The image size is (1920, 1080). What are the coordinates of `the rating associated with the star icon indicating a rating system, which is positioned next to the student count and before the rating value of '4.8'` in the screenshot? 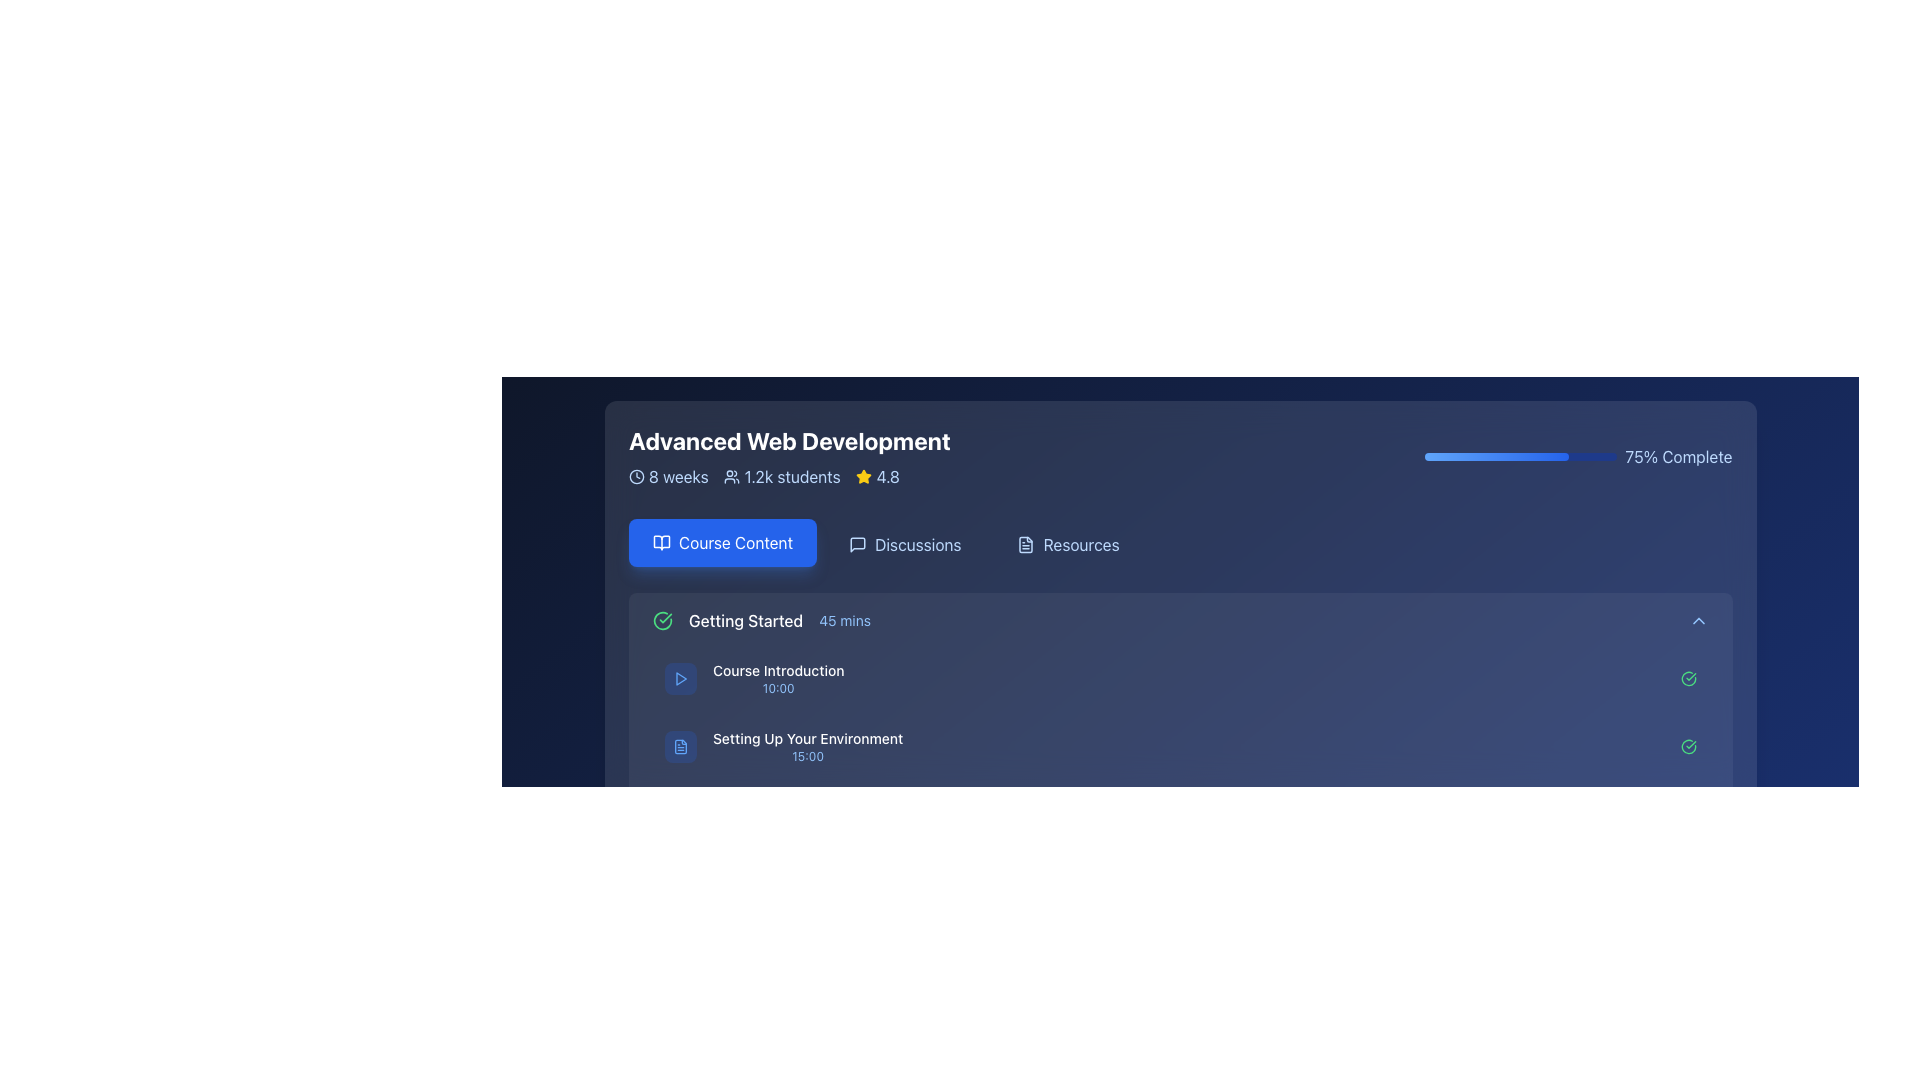 It's located at (864, 476).